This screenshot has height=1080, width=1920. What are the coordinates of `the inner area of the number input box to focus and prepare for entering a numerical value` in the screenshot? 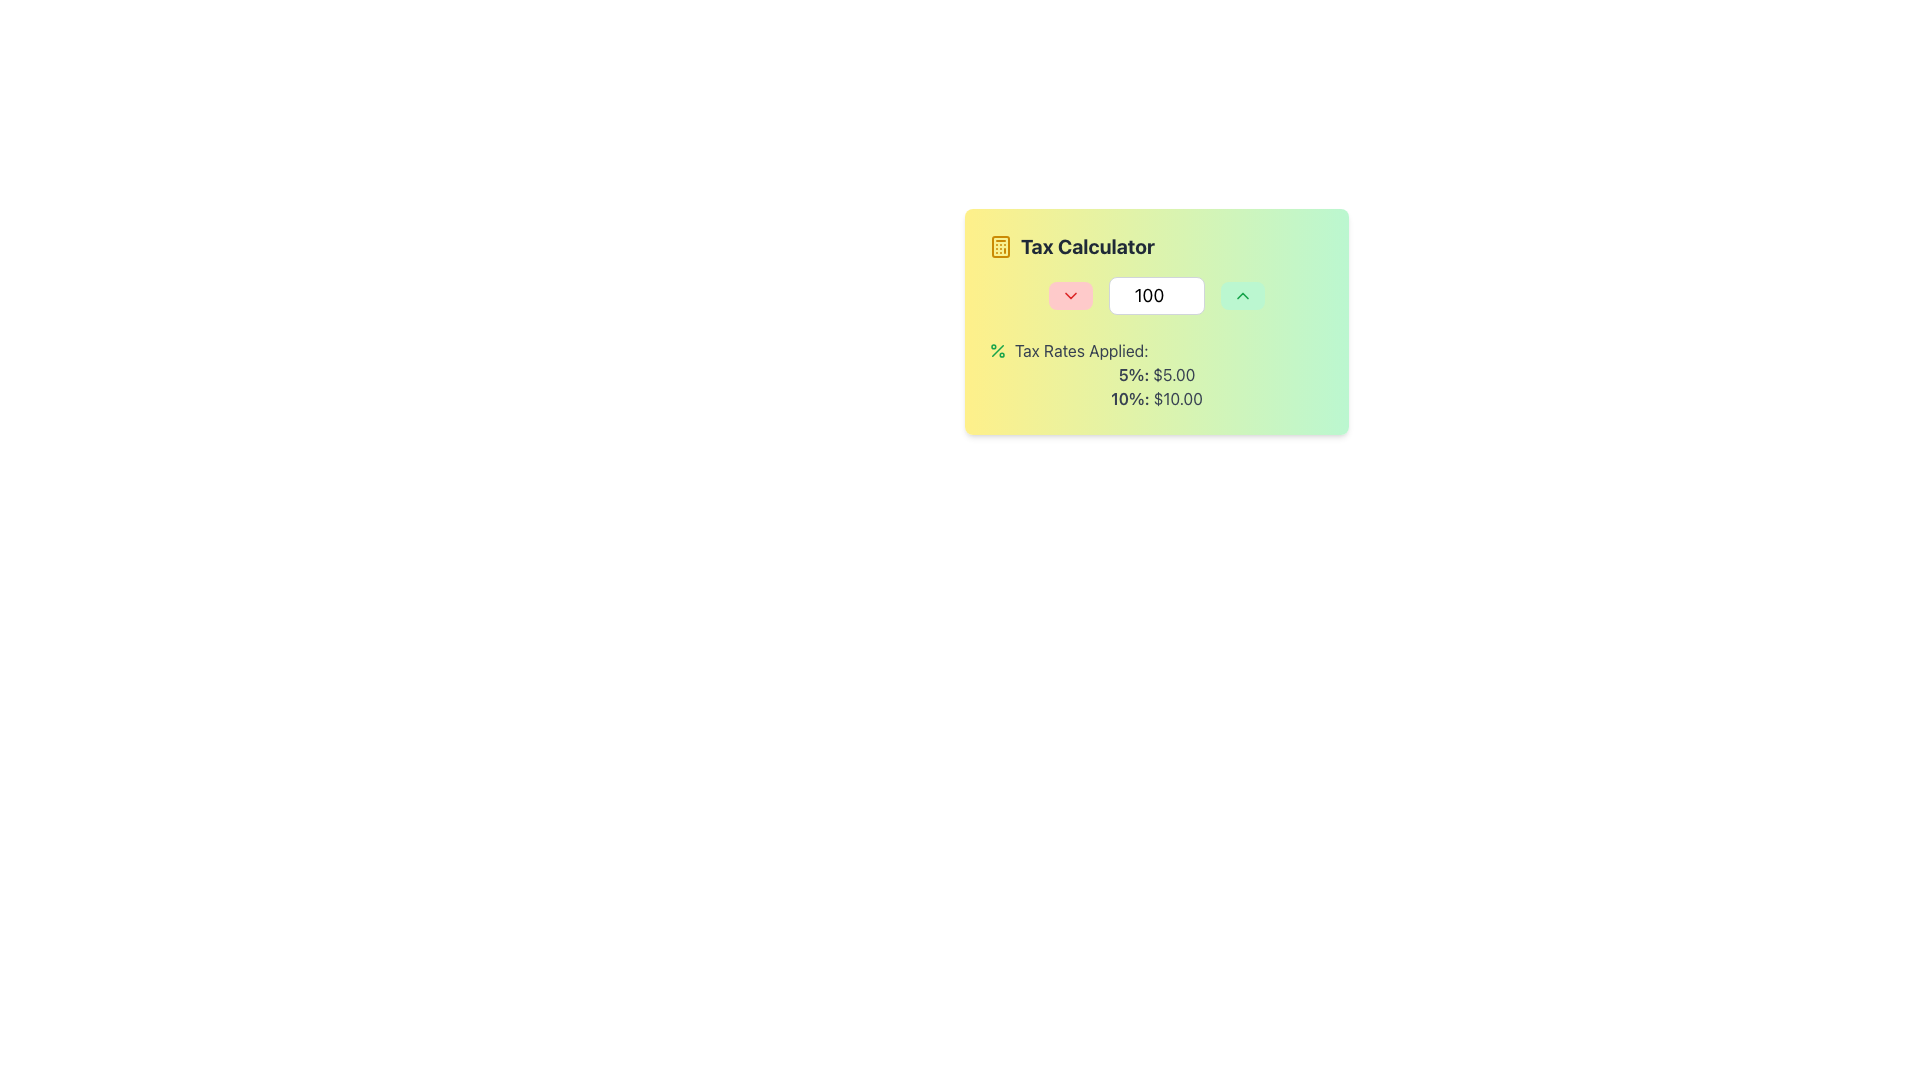 It's located at (1156, 296).